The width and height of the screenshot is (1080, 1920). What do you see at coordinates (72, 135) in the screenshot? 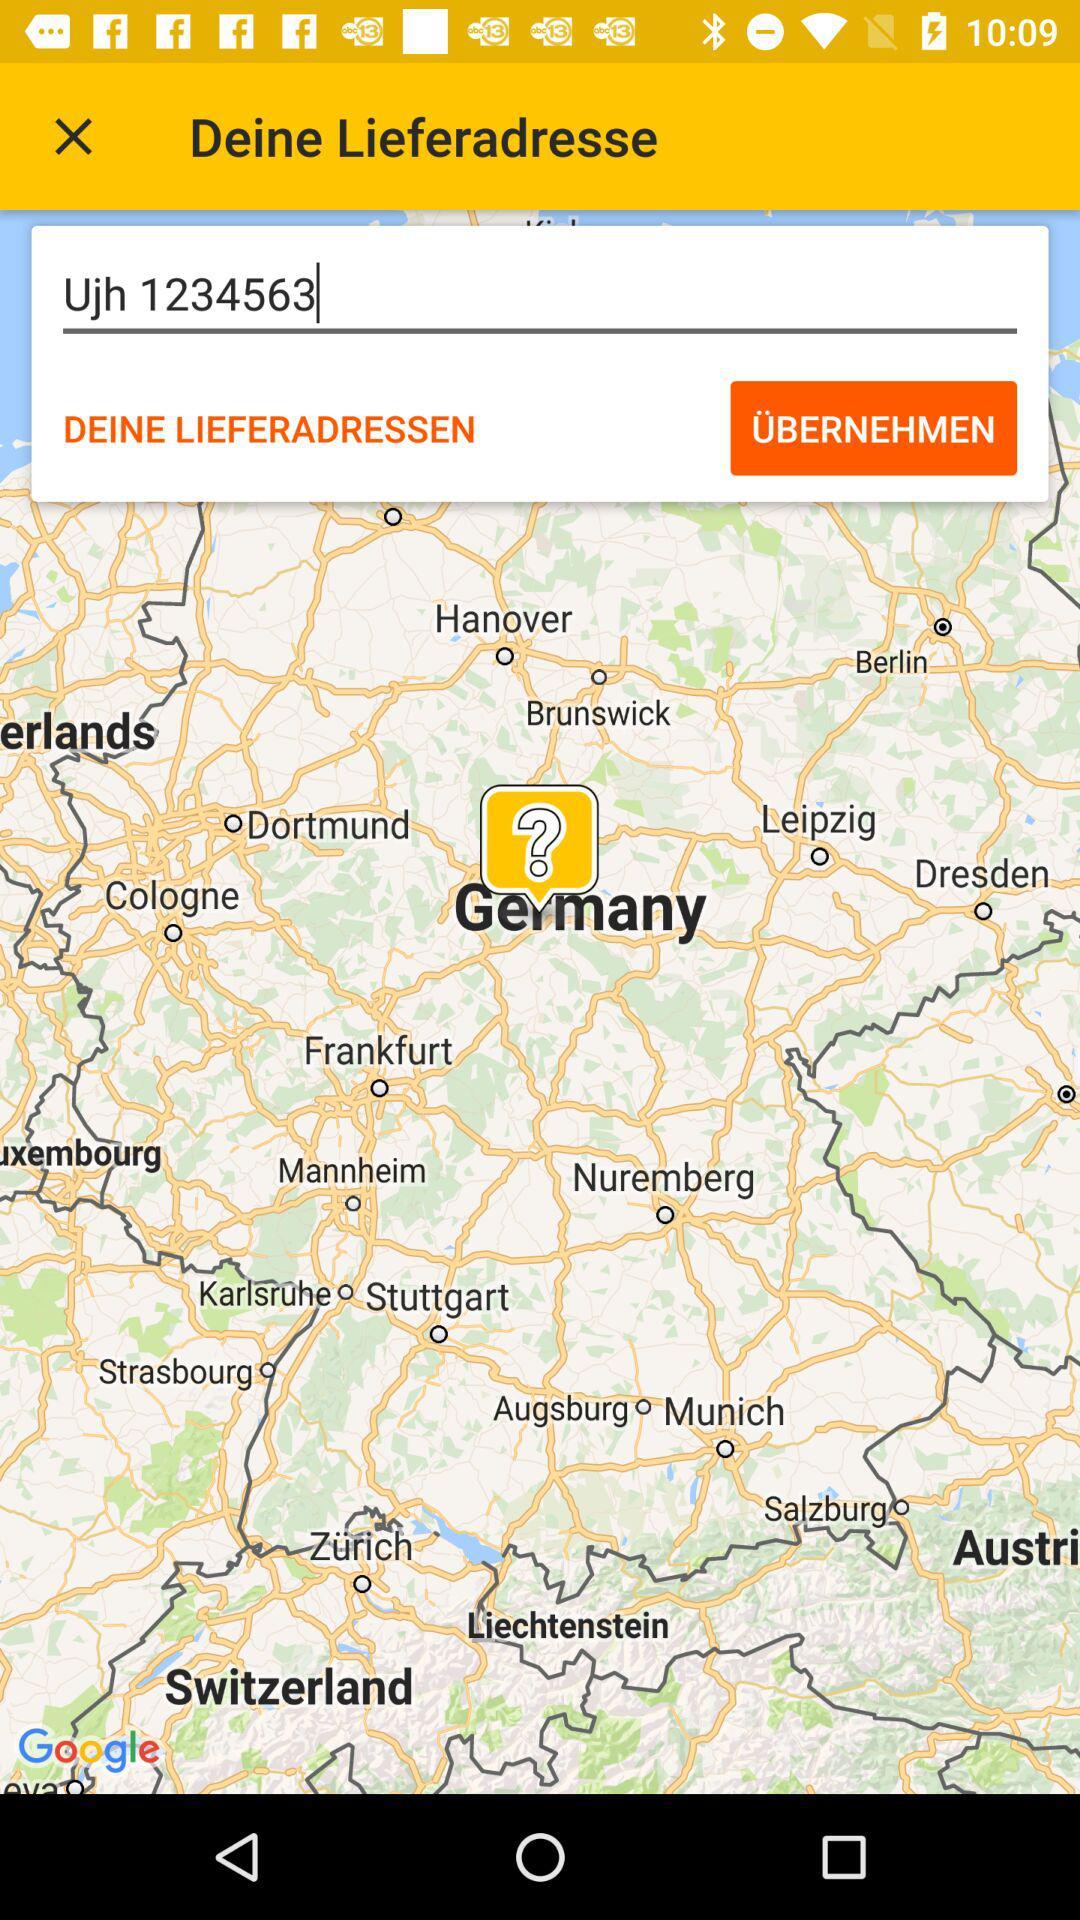
I see `exit the current search` at bounding box center [72, 135].